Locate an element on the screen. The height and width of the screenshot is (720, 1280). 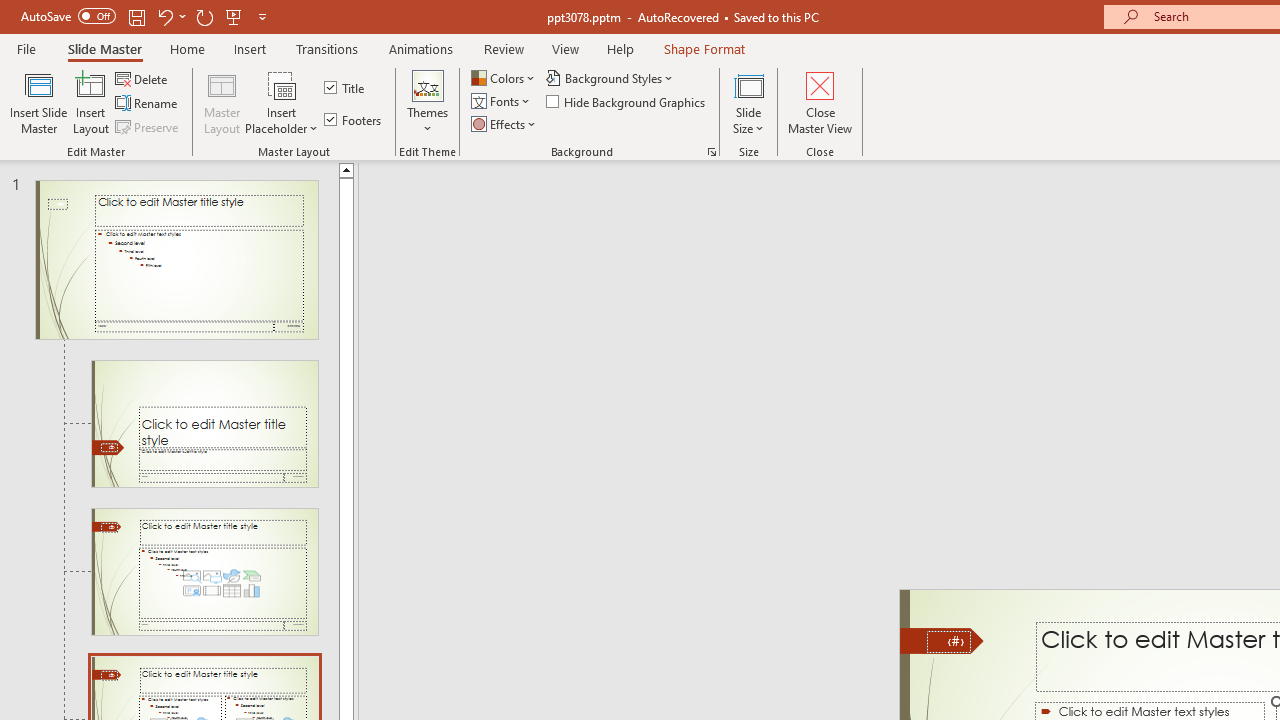
'Slide Wisp Slide Master: used by slide(s) 1' is located at coordinates (176, 258).